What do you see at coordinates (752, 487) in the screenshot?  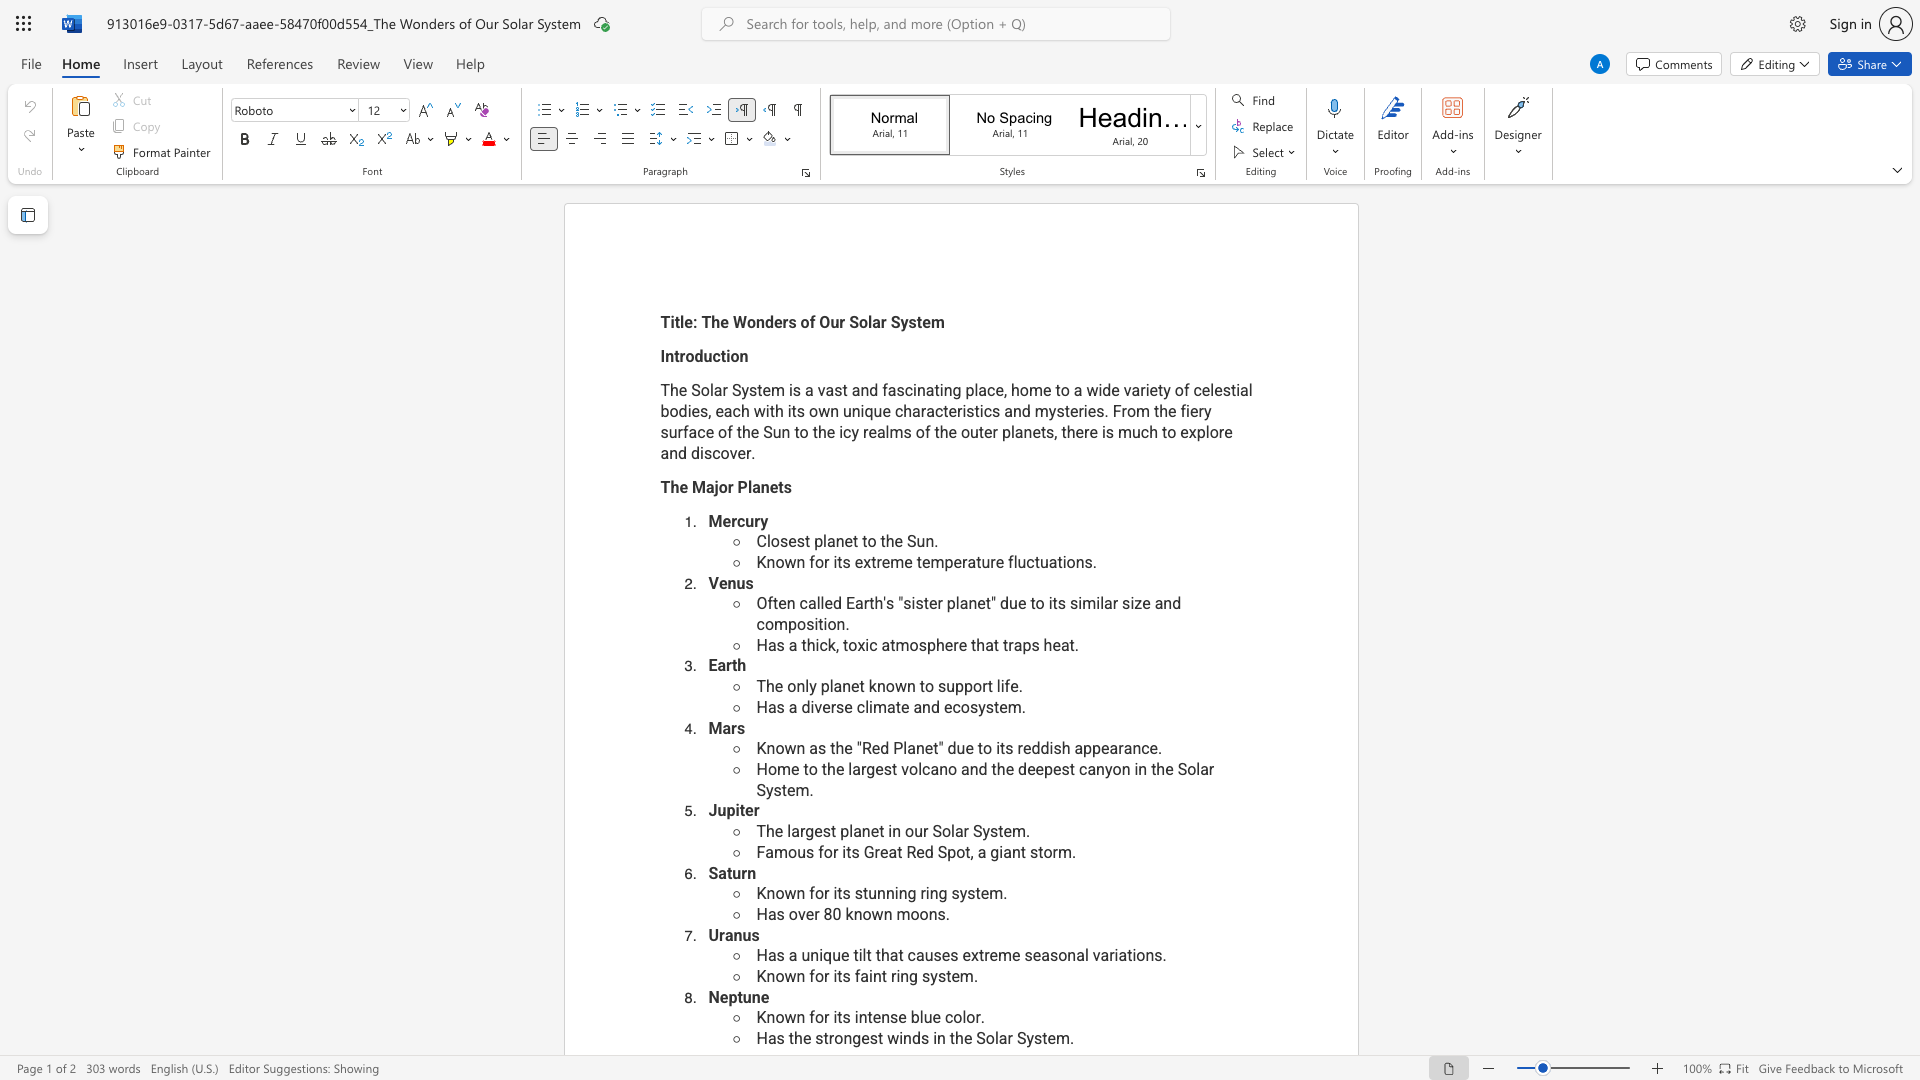 I see `the space between the continuous character "l" and "a" in the text` at bounding box center [752, 487].